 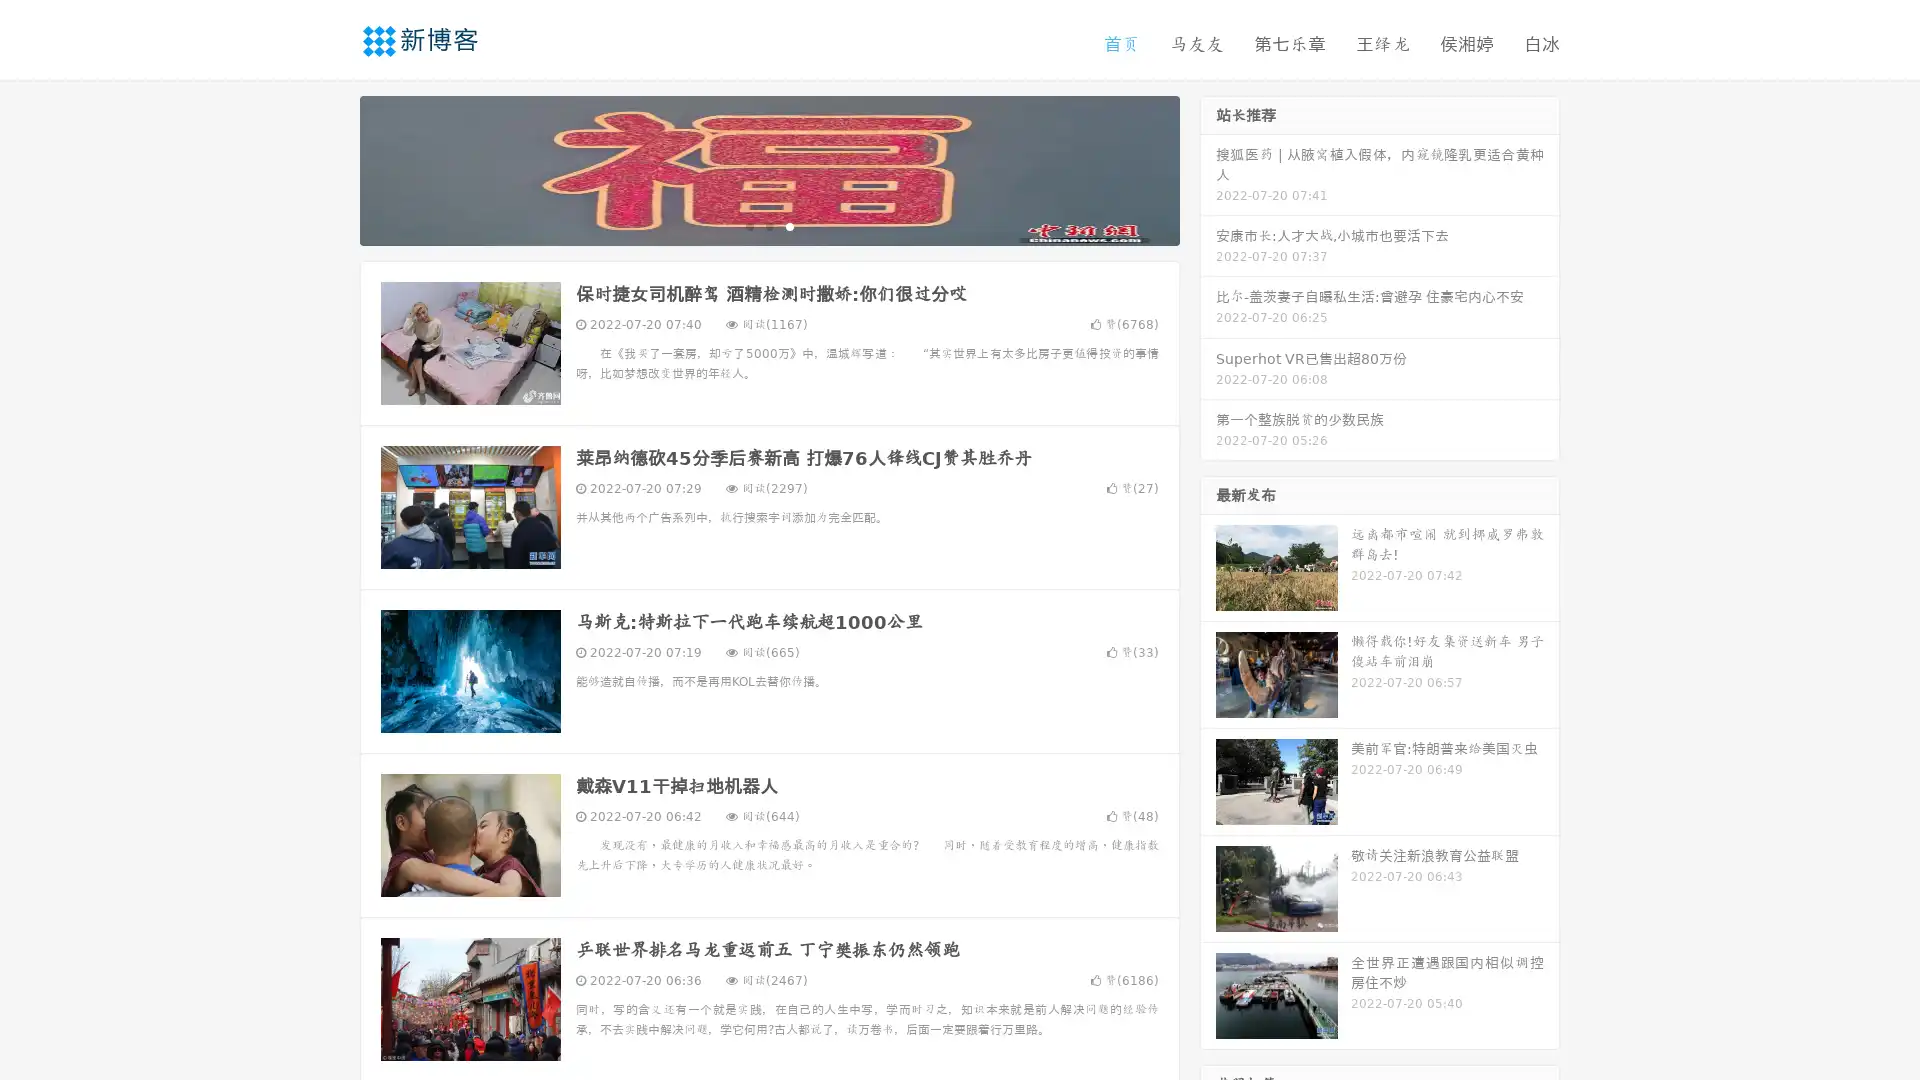 I want to click on Go to slide 3, so click(x=789, y=225).